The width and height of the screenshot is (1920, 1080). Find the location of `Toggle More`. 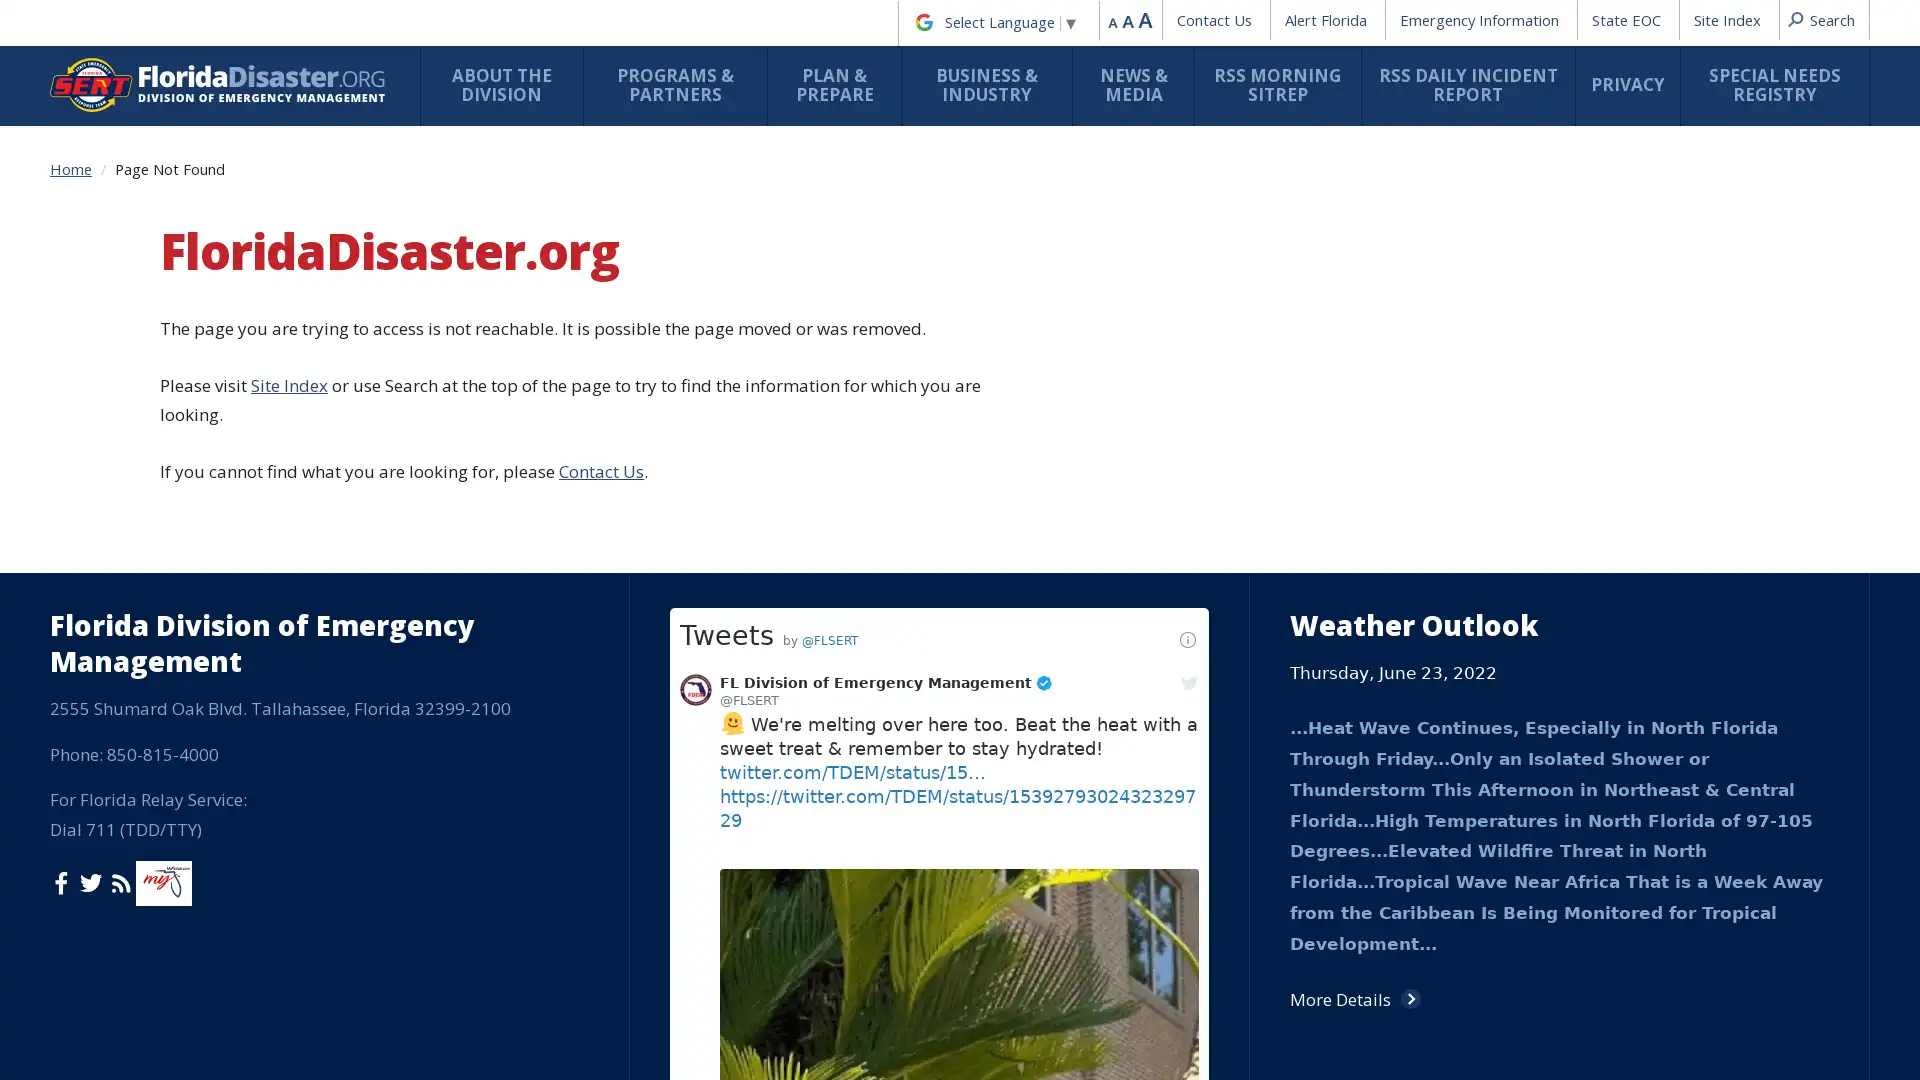

Toggle More is located at coordinates (1348, 548).